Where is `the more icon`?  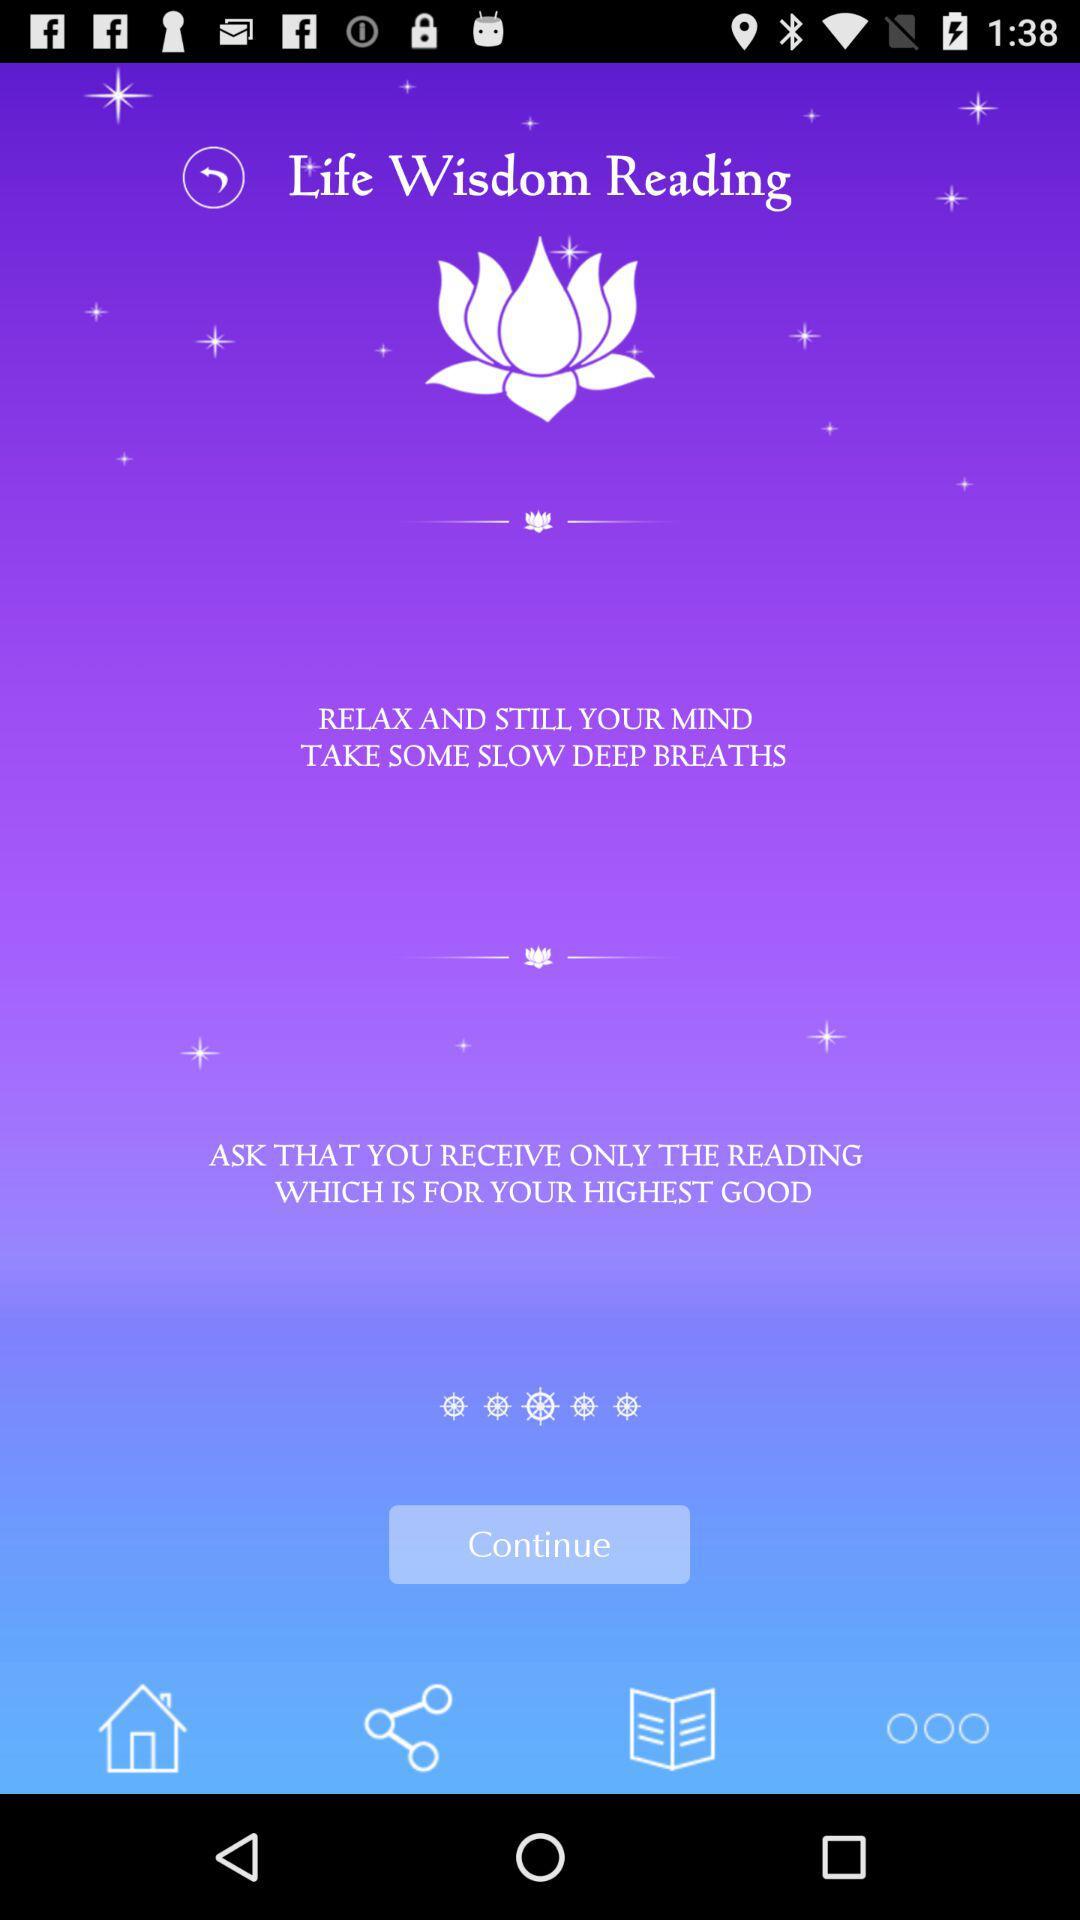
the more icon is located at coordinates (937, 1848).